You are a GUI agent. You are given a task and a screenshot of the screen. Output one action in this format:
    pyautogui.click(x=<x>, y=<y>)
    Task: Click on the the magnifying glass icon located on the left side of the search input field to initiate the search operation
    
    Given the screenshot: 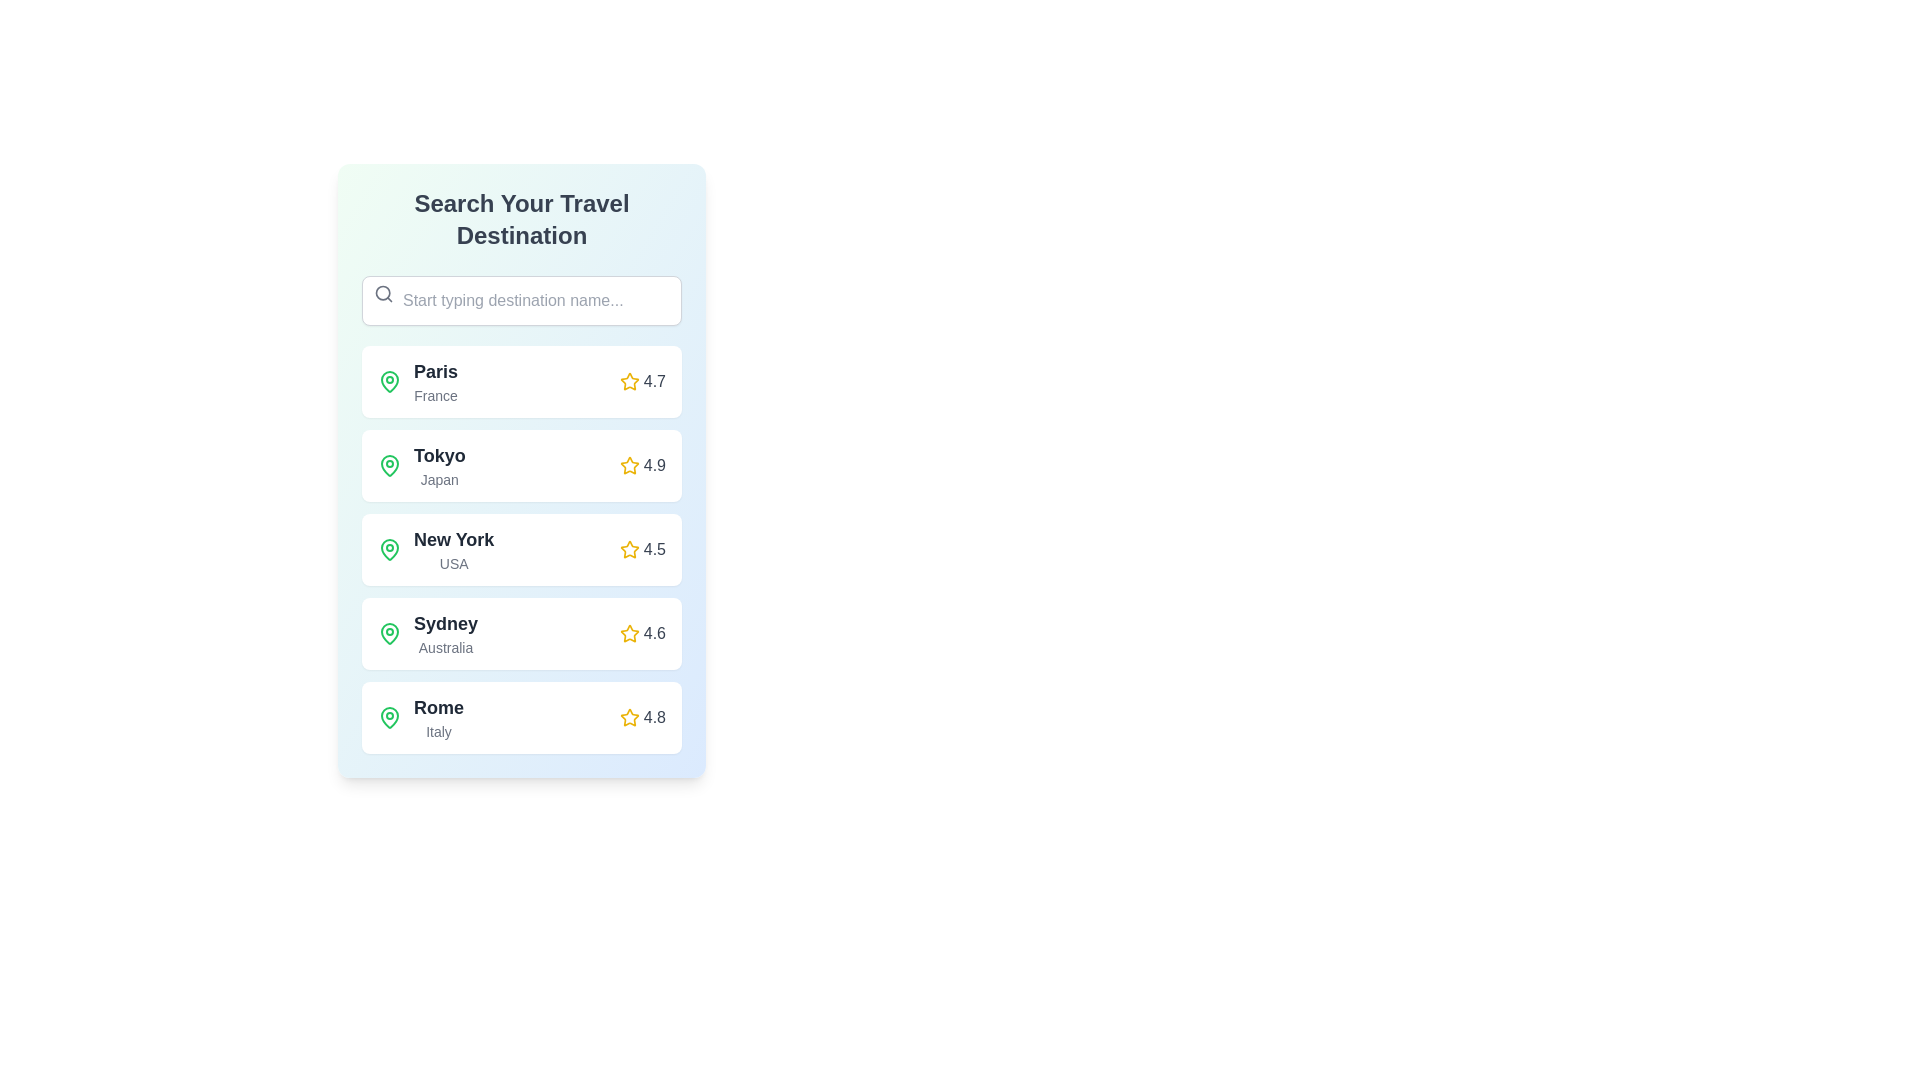 What is the action you would take?
    pyautogui.click(x=384, y=293)
    